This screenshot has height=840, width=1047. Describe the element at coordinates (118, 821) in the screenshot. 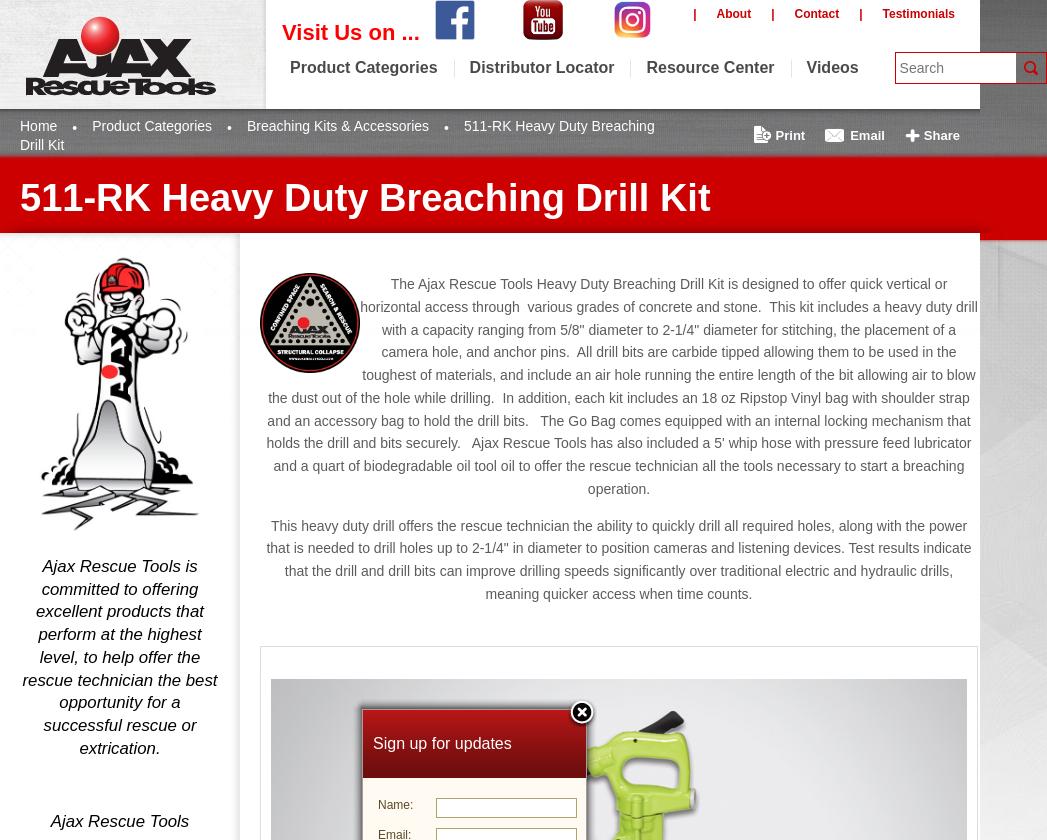

I see `'Ajax Rescue Tools'` at that location.